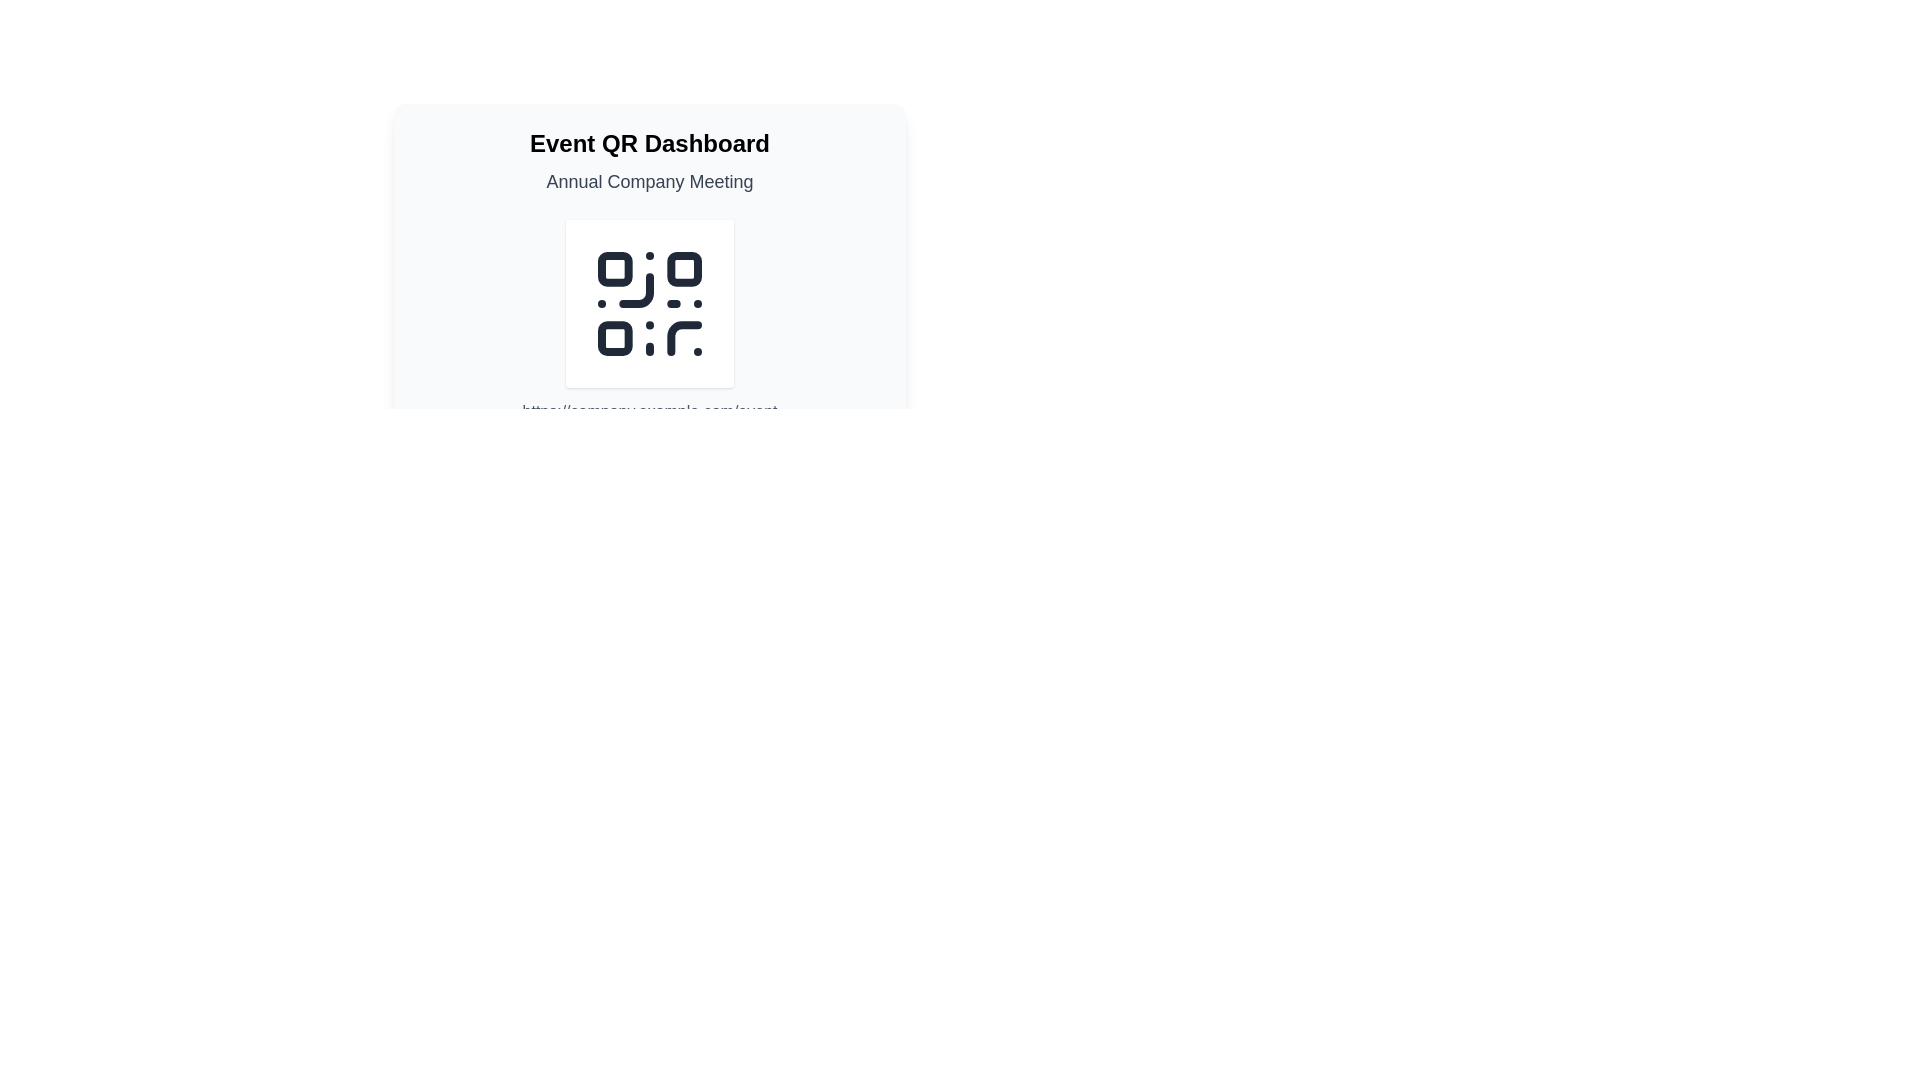 The height and width of the screenshot is (1080, 1920). Describe the element at coordinates (649, 411) in the screenshot. I see `the text displaying the URL 'https://company.example.com/event', which is centrally positioned beneath the QR code image` at that location.